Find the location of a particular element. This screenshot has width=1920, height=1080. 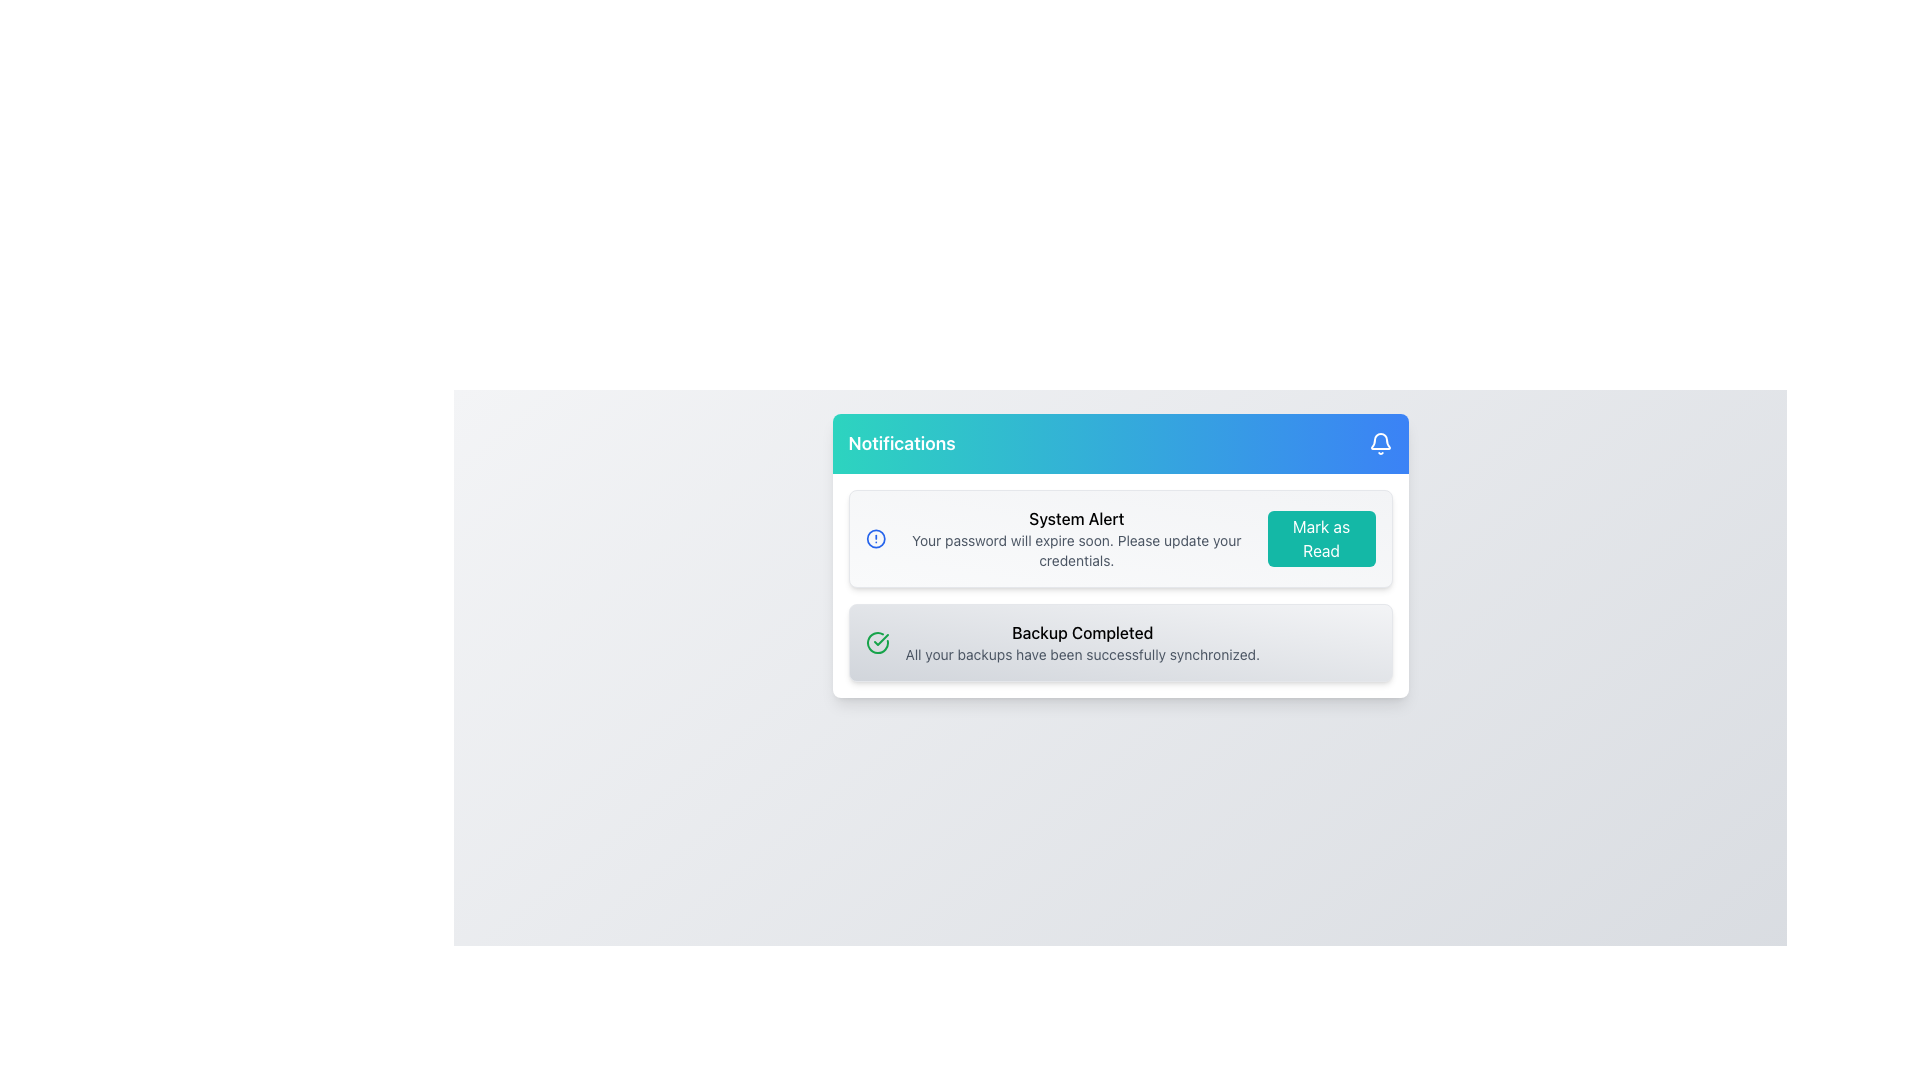

the text element conveying the password expiration message, which is located within the notification card below the 'System Alert' title is located at coordinates (1075, 551).